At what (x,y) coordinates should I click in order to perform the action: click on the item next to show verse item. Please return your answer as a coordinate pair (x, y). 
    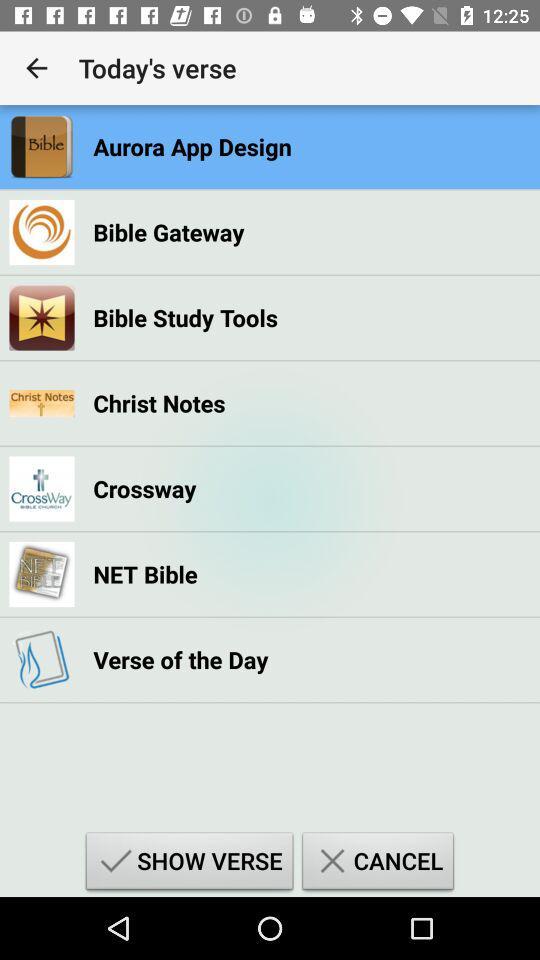
    Looking at the image, I should click on (378, 863).